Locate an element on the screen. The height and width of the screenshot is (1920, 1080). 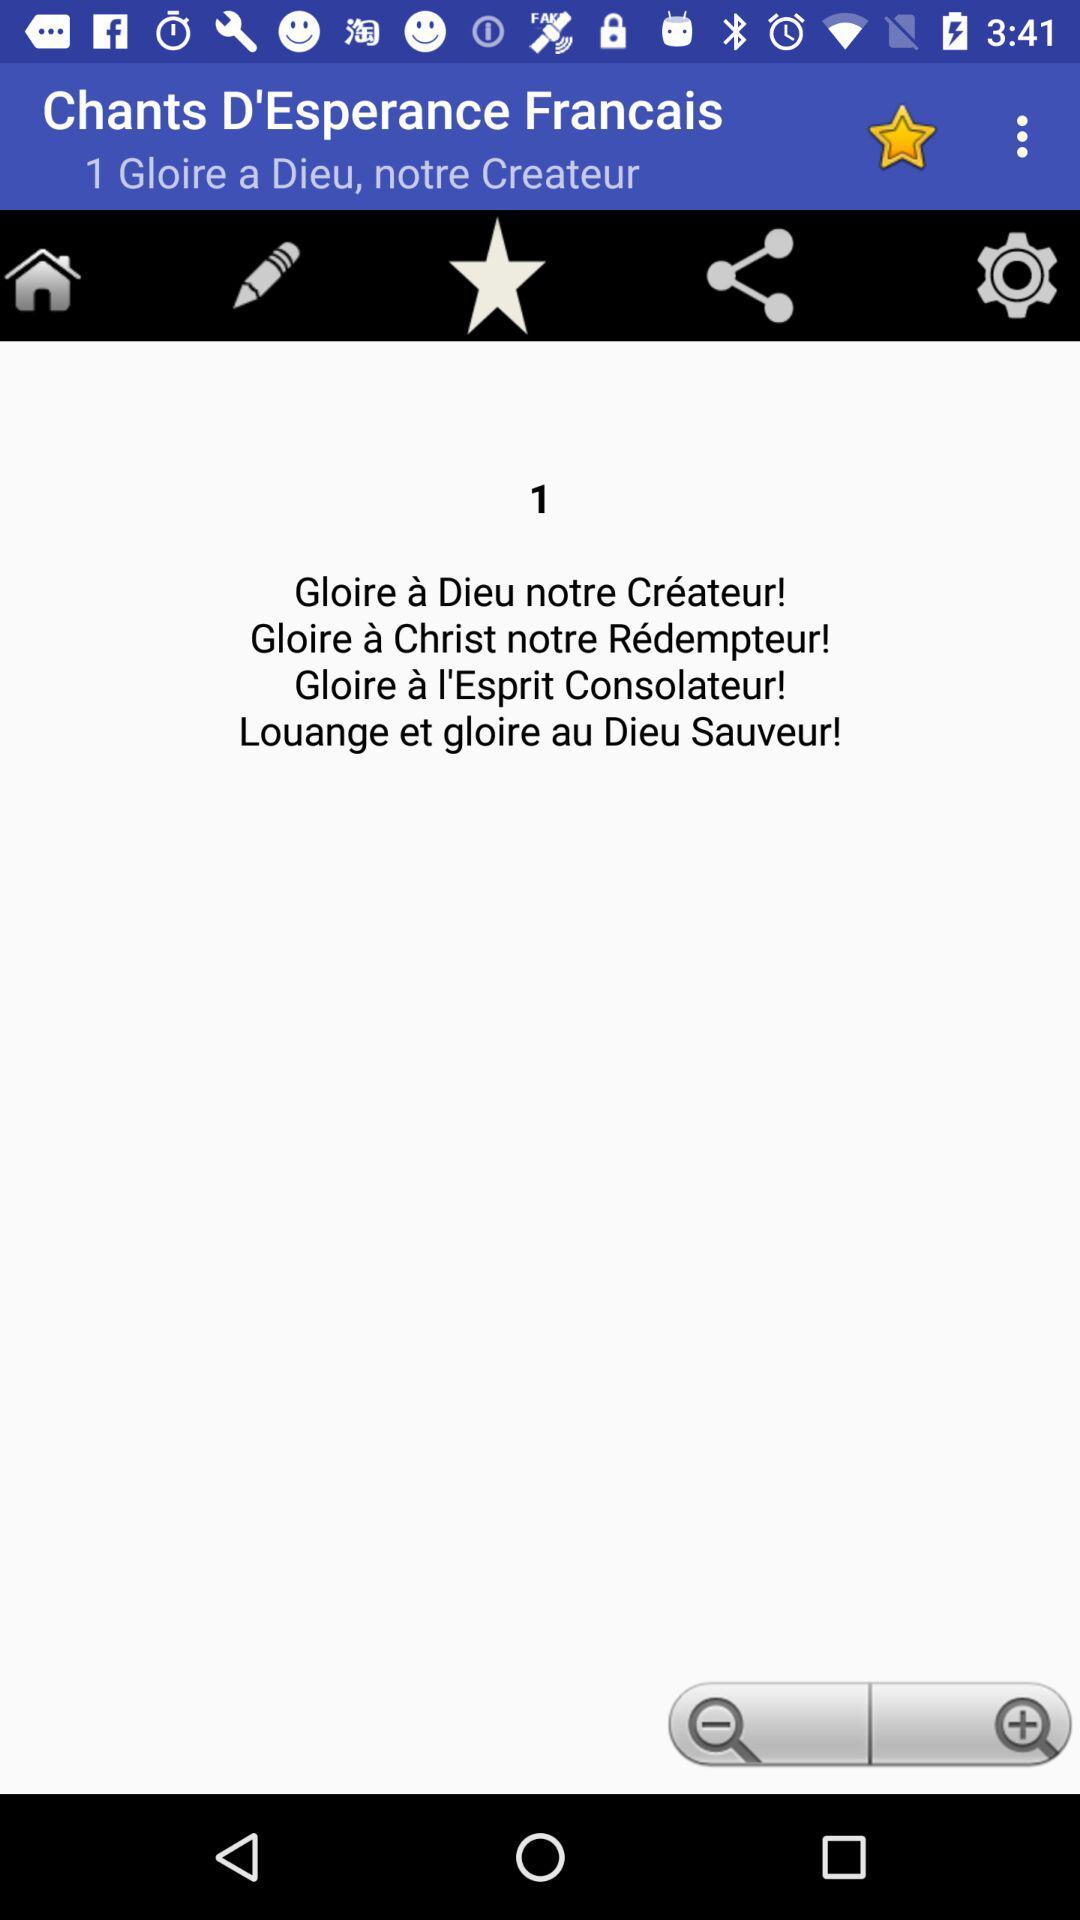
the home icon is located at coordinates (42, 274).